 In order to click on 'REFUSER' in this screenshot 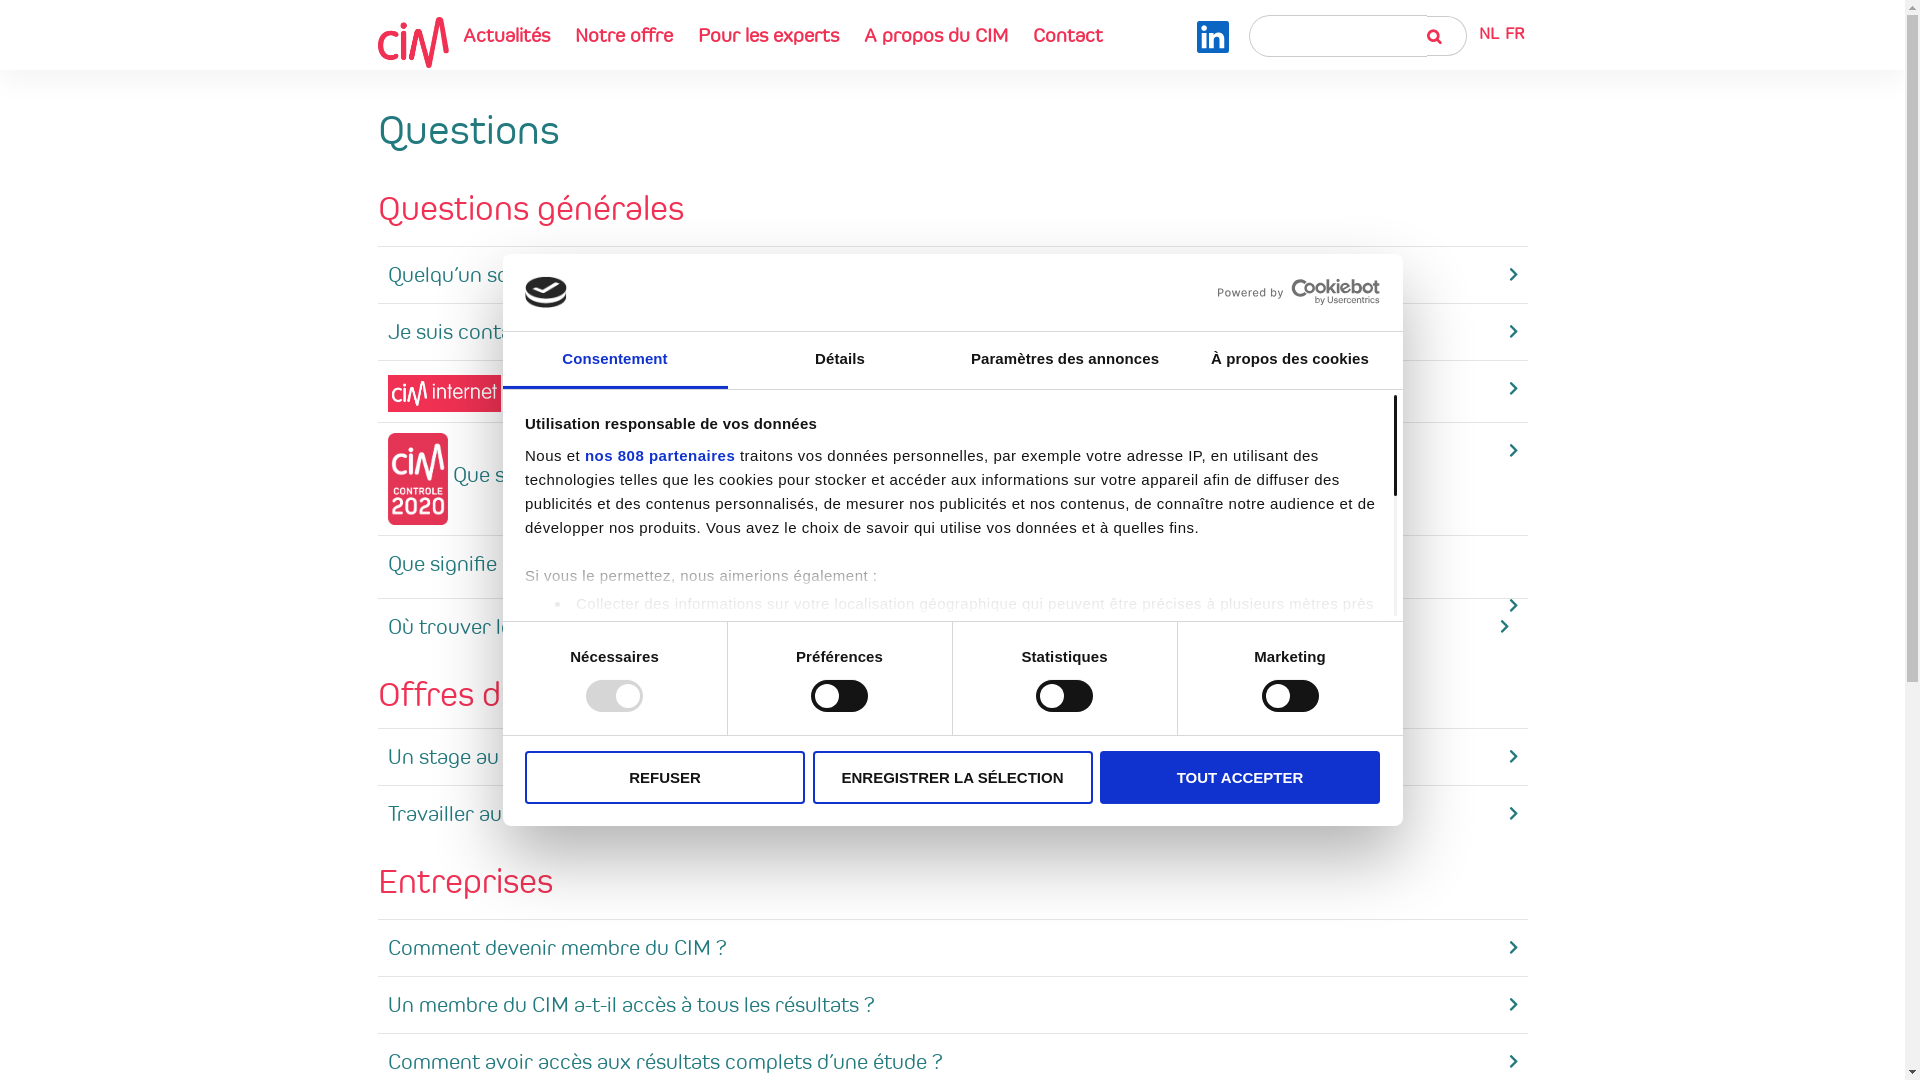, I will do `click(665, 776)`.